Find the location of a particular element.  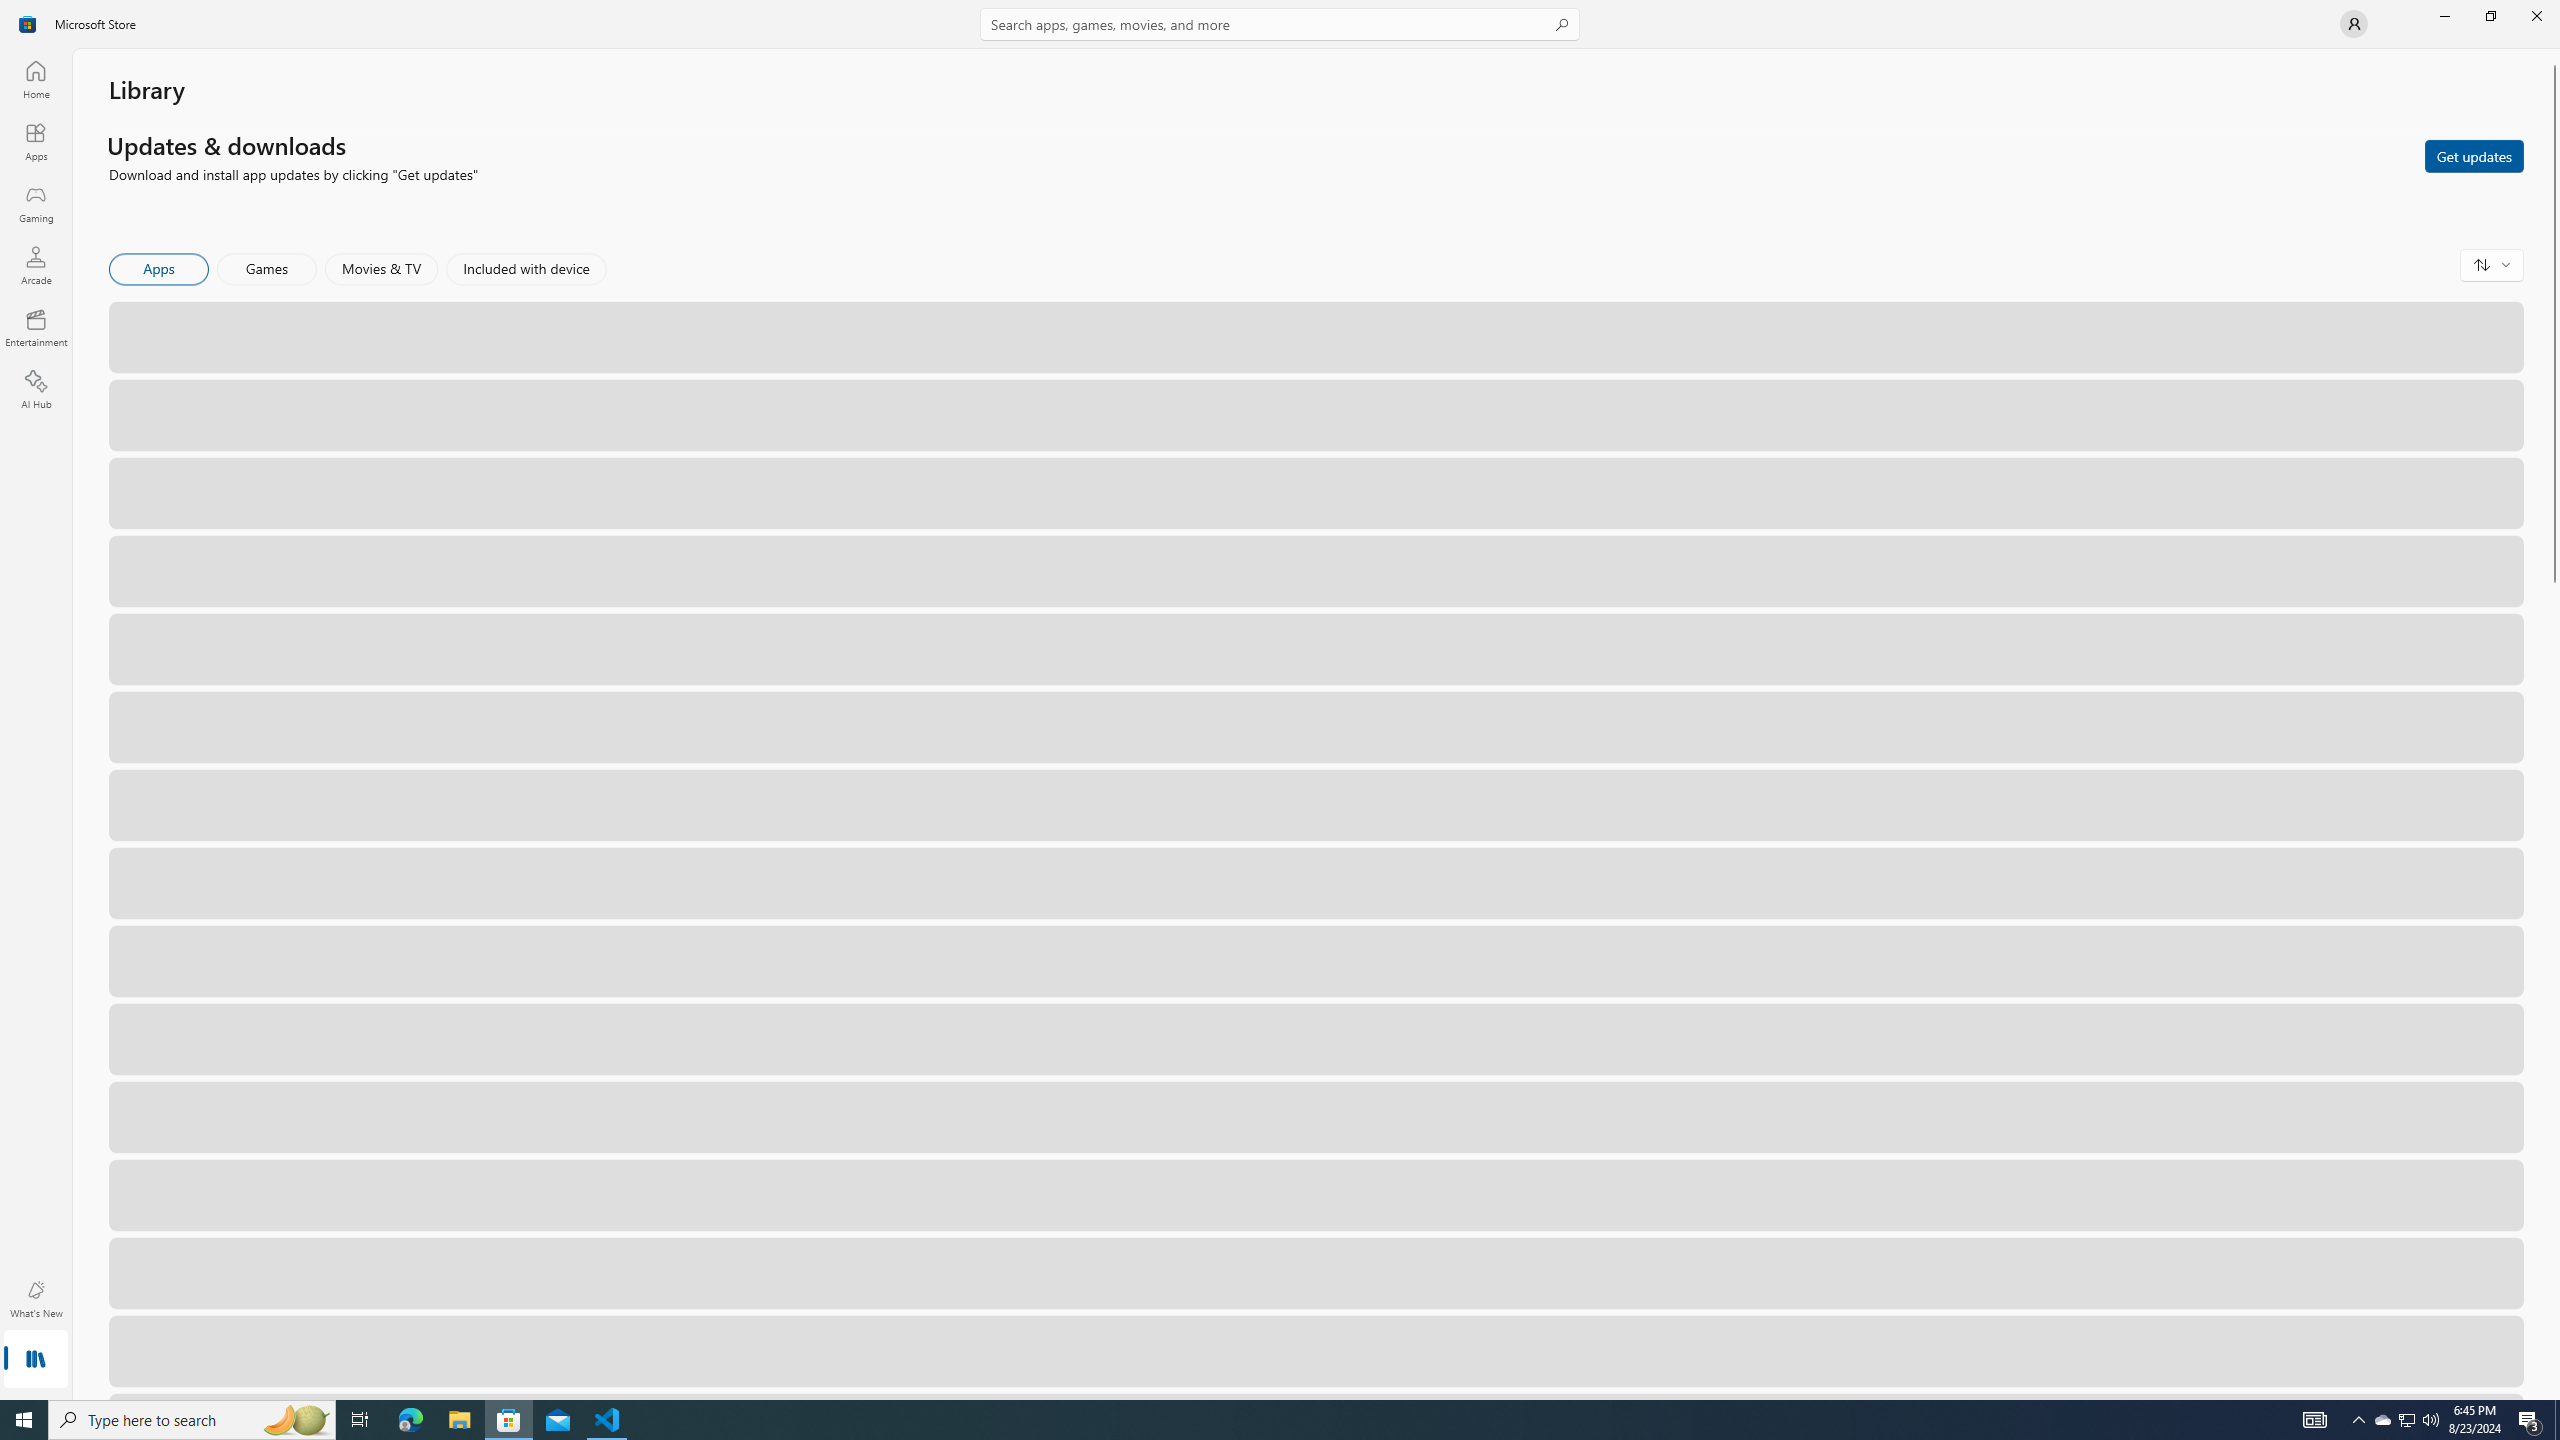

'Arcade' is located at coordinates (34, 264).